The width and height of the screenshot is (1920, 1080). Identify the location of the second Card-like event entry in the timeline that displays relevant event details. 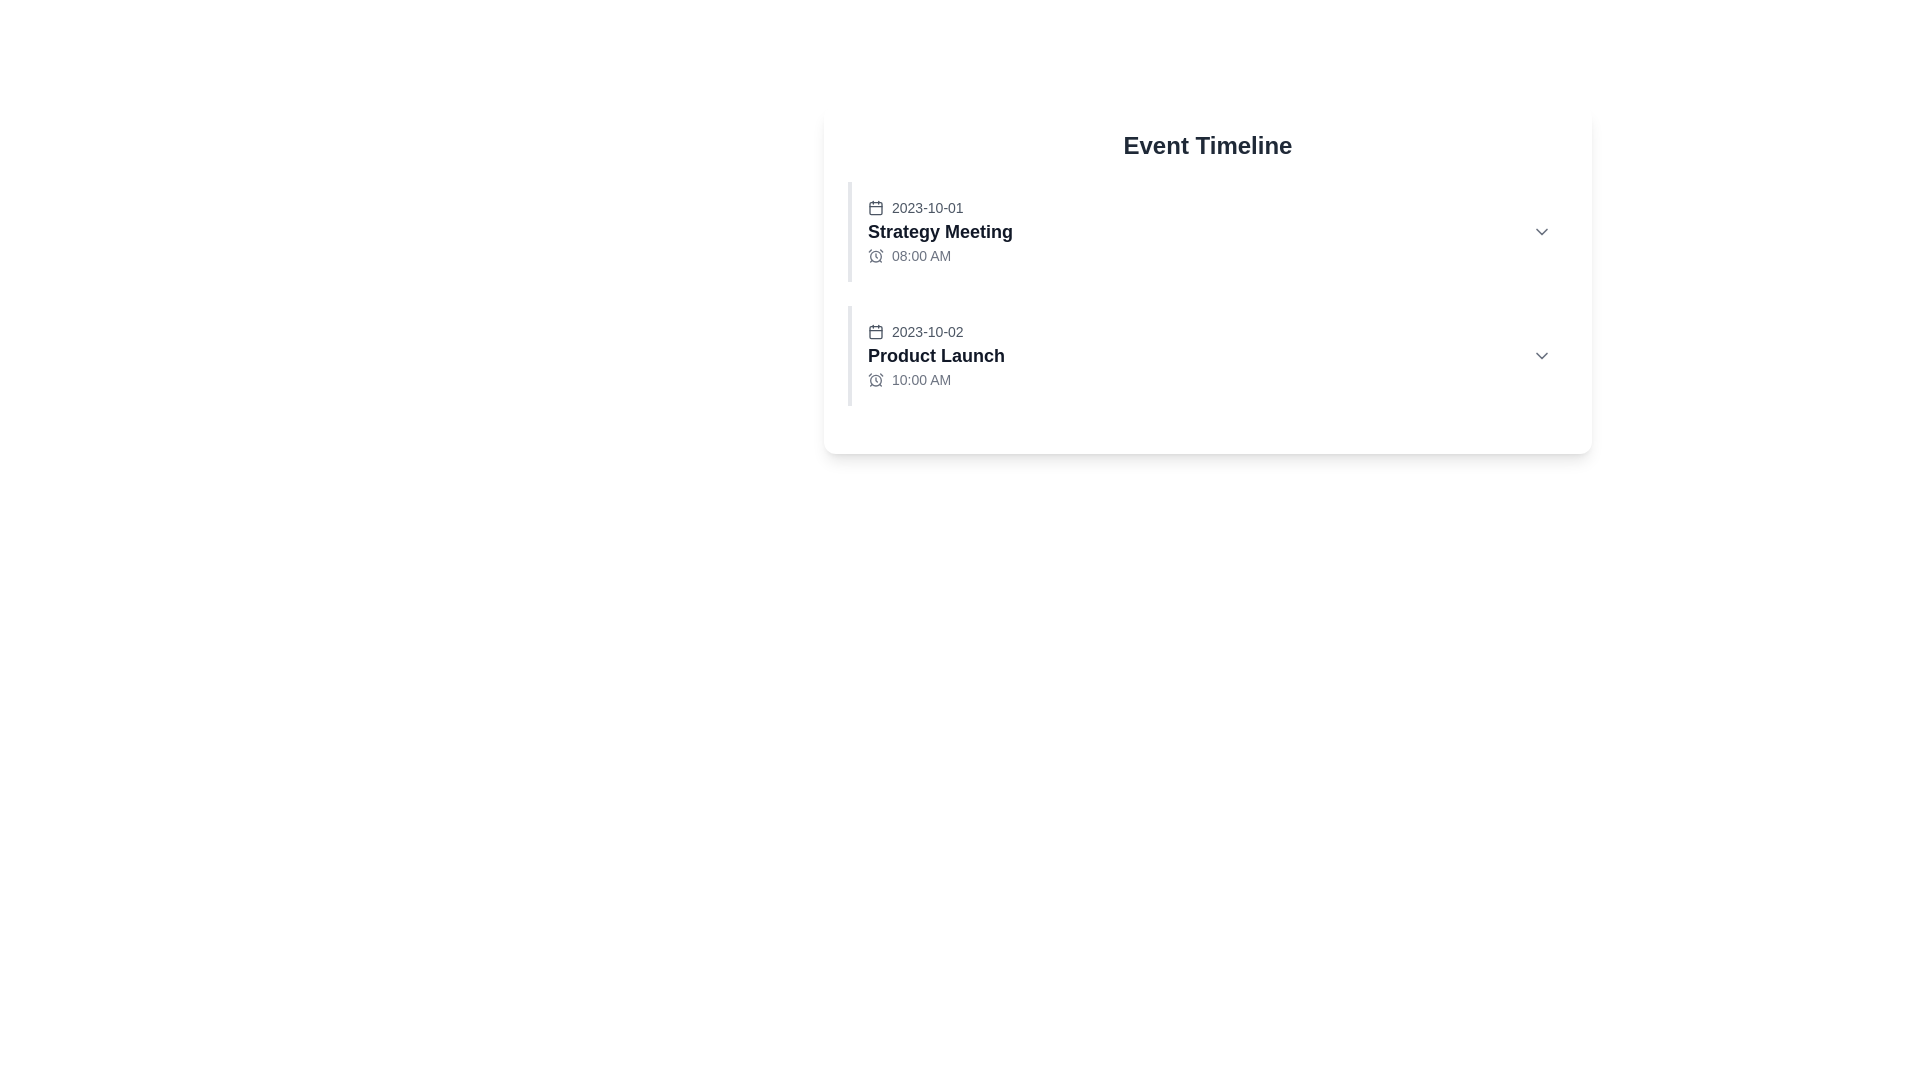
(1207, 354).